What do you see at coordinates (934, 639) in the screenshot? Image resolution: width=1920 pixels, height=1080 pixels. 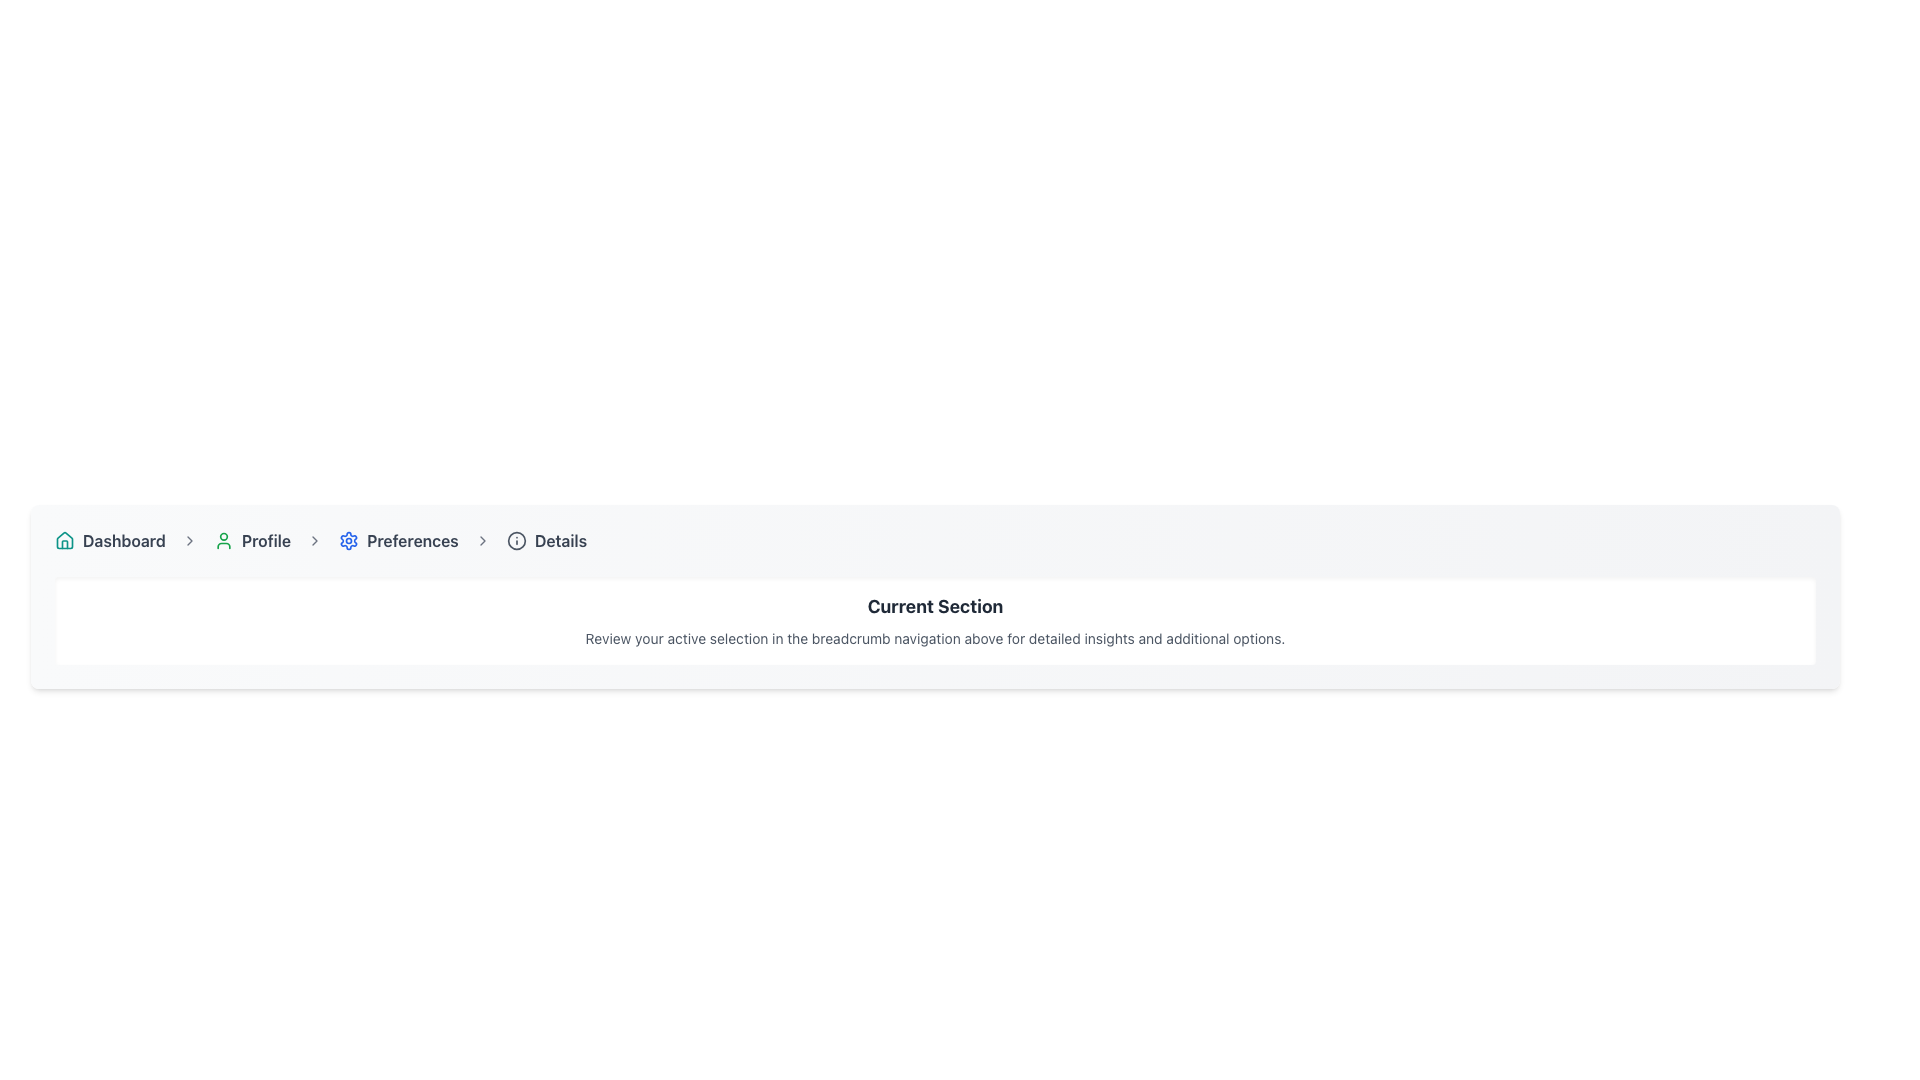 I see `the descriptive gray text located below the 'Current Section' title in the structured content area` at bounding box center [934, 639].